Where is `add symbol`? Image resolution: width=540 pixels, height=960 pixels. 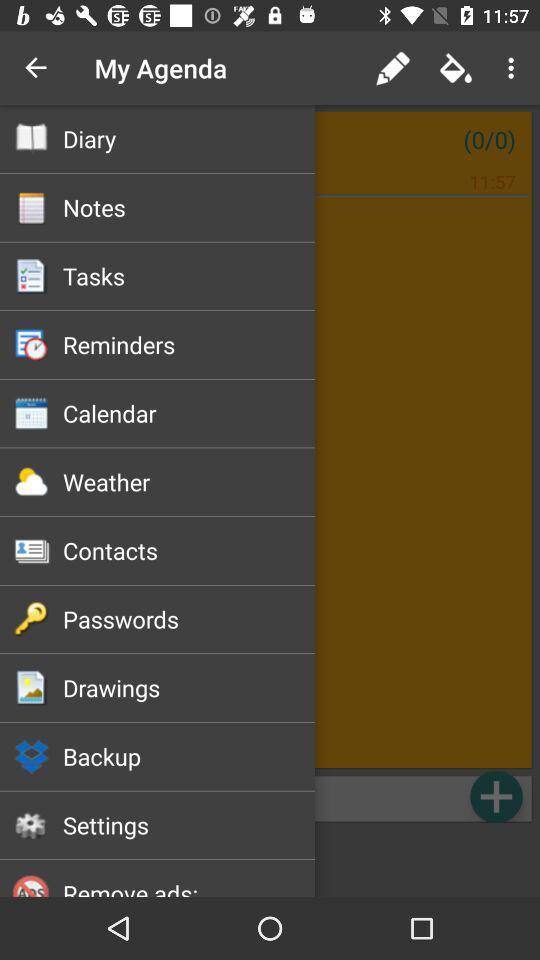
add symbol is located at coordinates (495, 796).